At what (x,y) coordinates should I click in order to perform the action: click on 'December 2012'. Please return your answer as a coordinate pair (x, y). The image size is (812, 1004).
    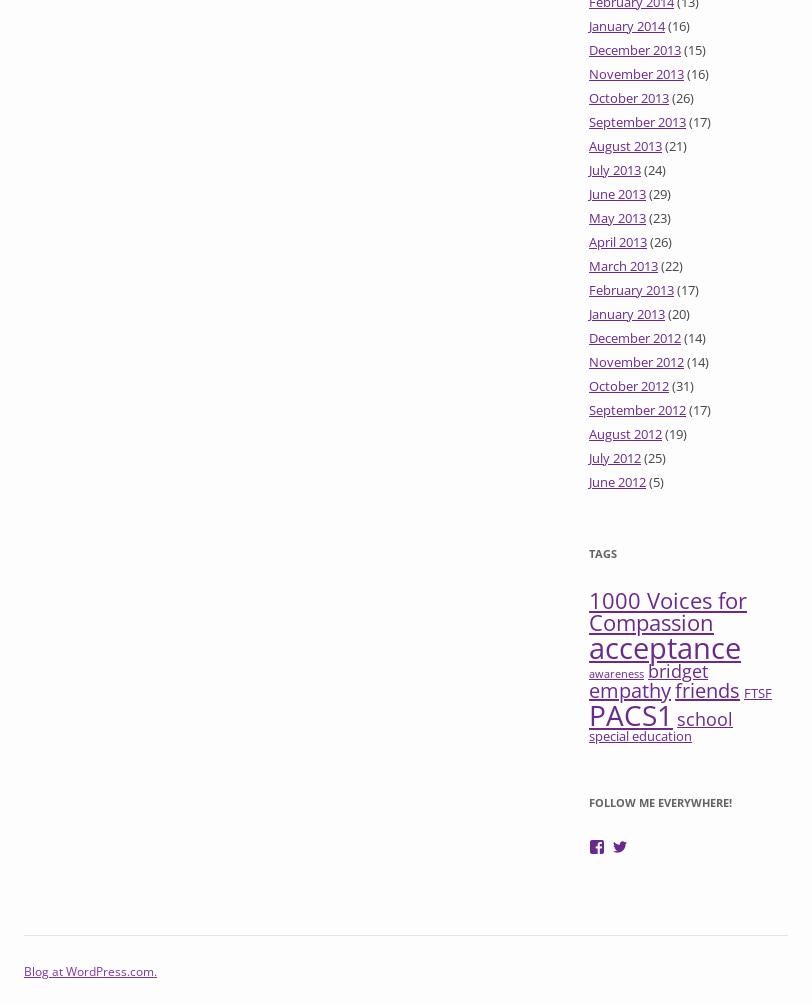
    Looking at the image, I should click on (634, 338).